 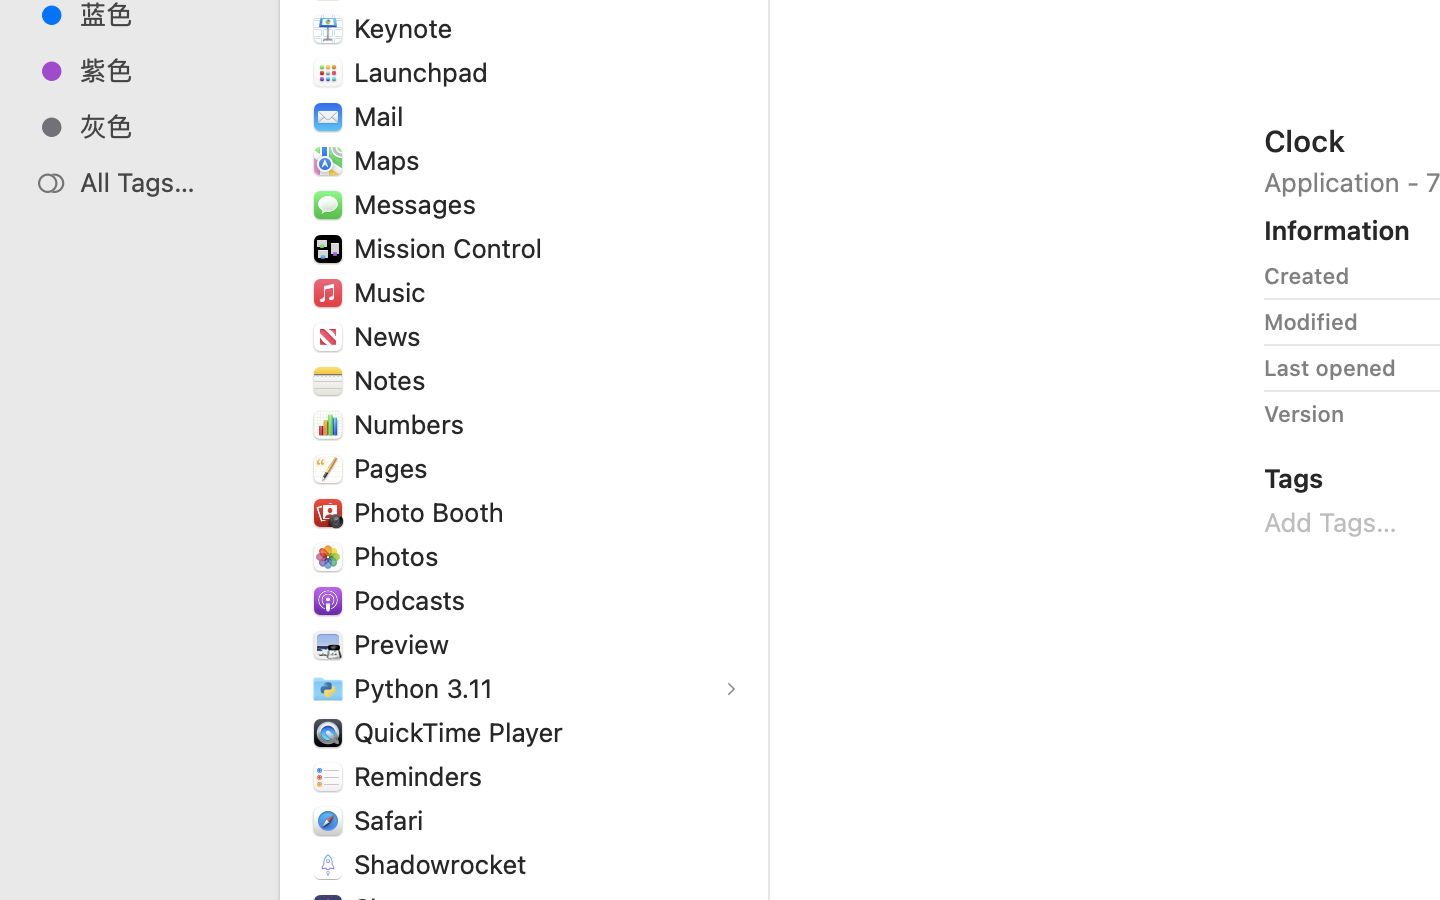 I want to click on 'Podcasts', so click(x=412, y=600).